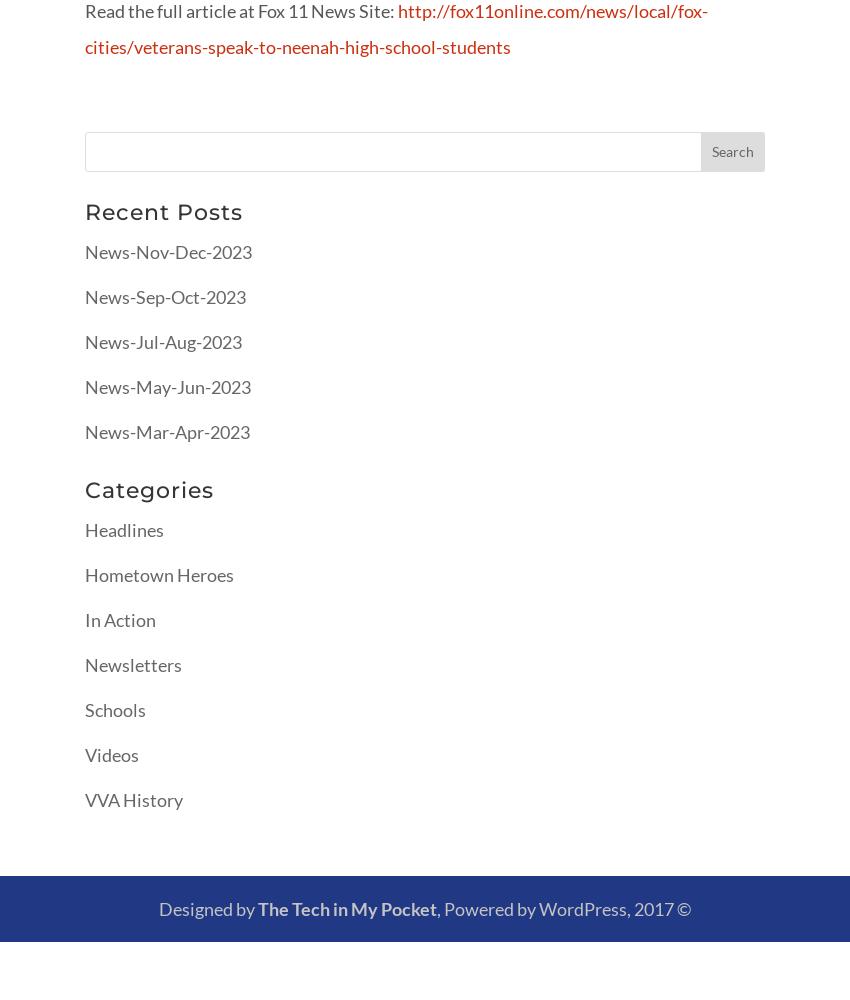 This screenshot has width=850, height=1000. Describe the element at coordinates (159, 573) in the screenshot. I see `'Hometown Heroes'` at that location.